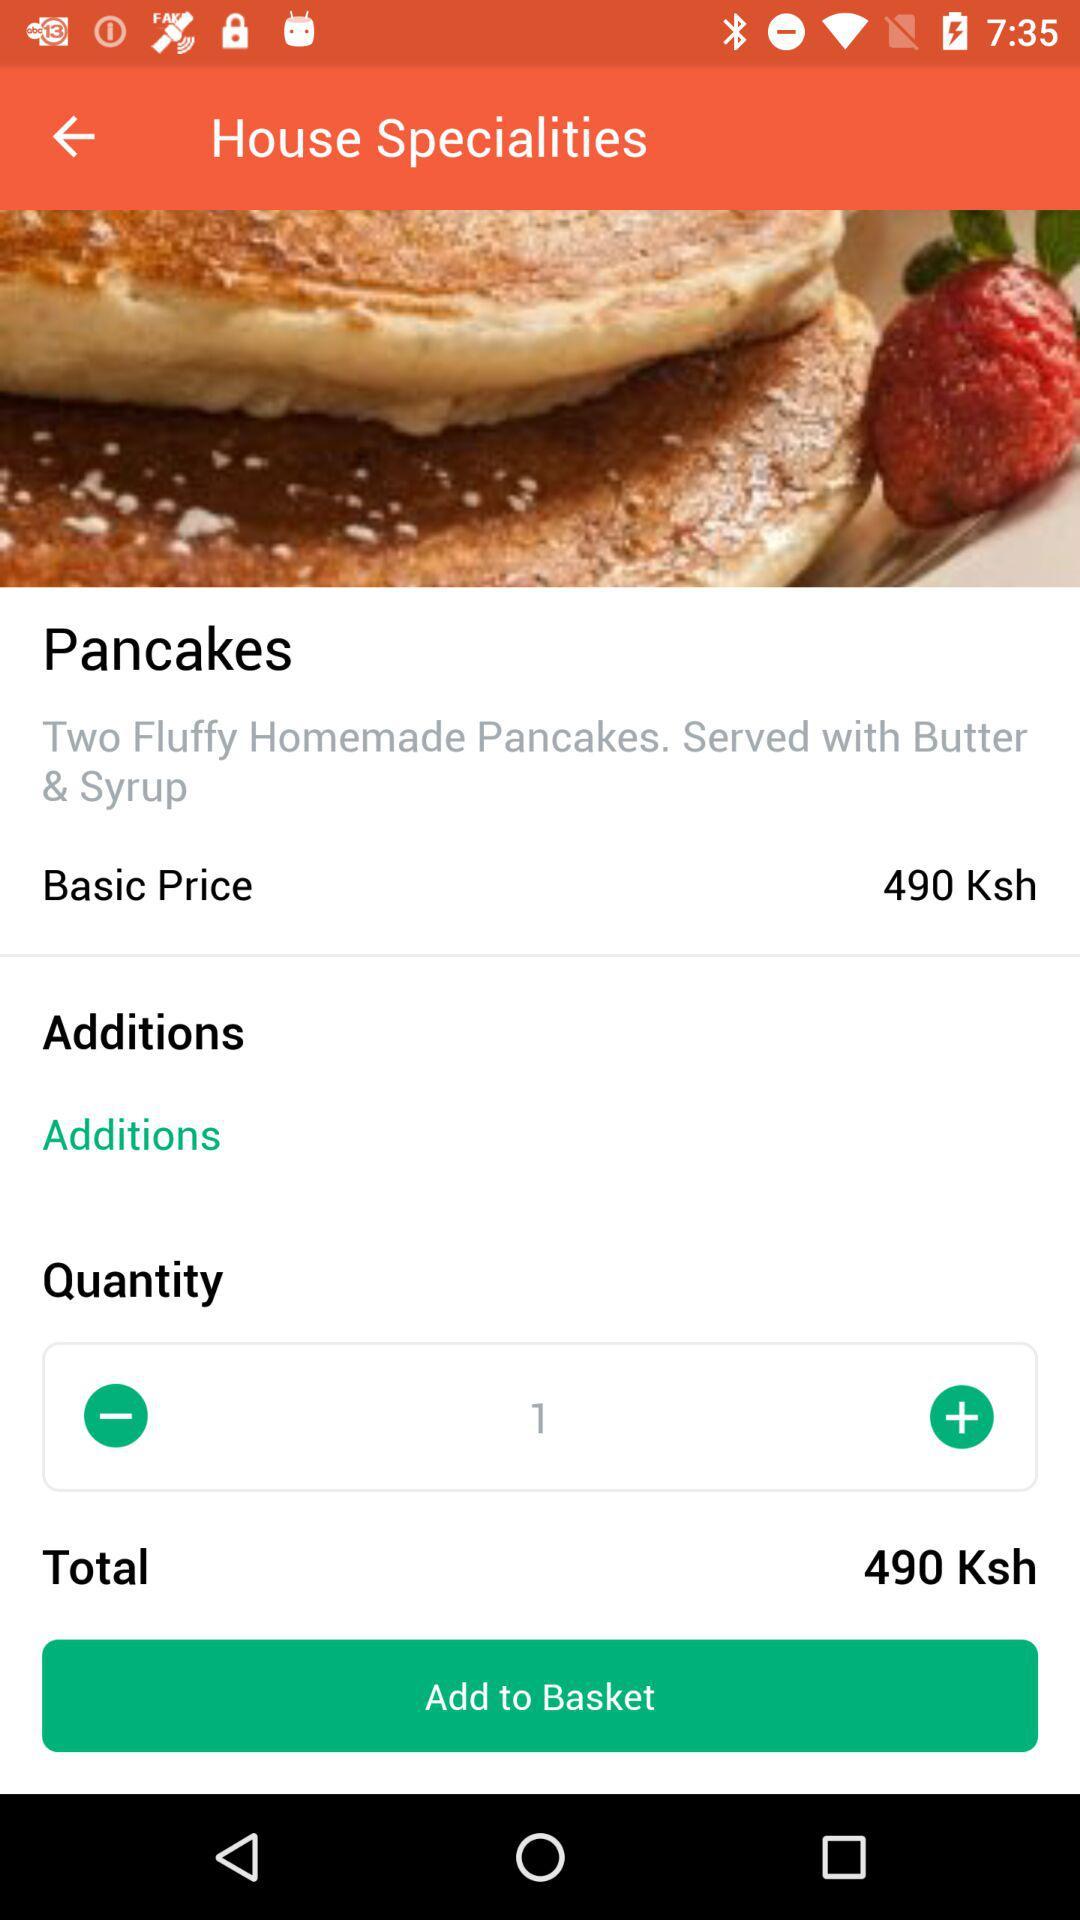 The height and width of the screenshot is (1920, 1080). Describe the element at coordinates (116, 1415) in the screenshot. I see `the minus icon` at that location.